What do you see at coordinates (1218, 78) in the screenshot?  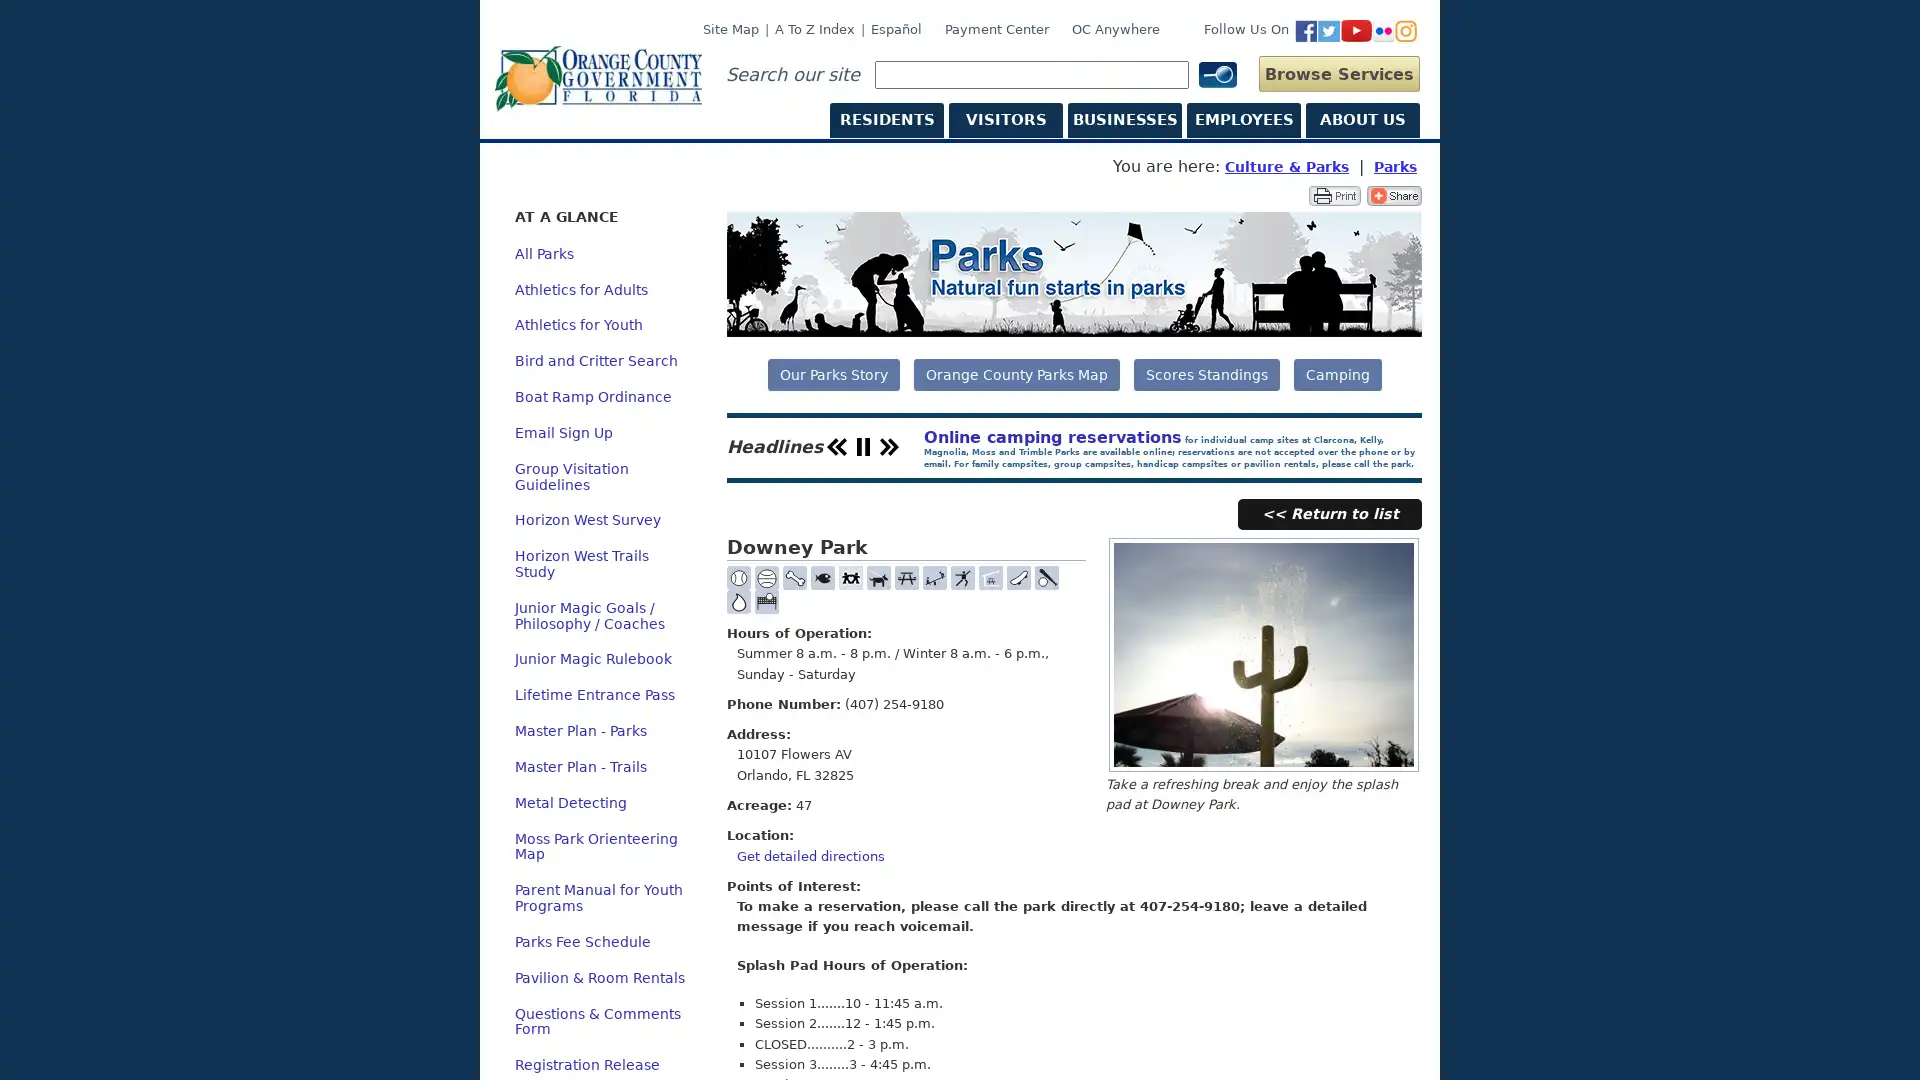 I see `Submit Search` at bounding box center [1218, 78].